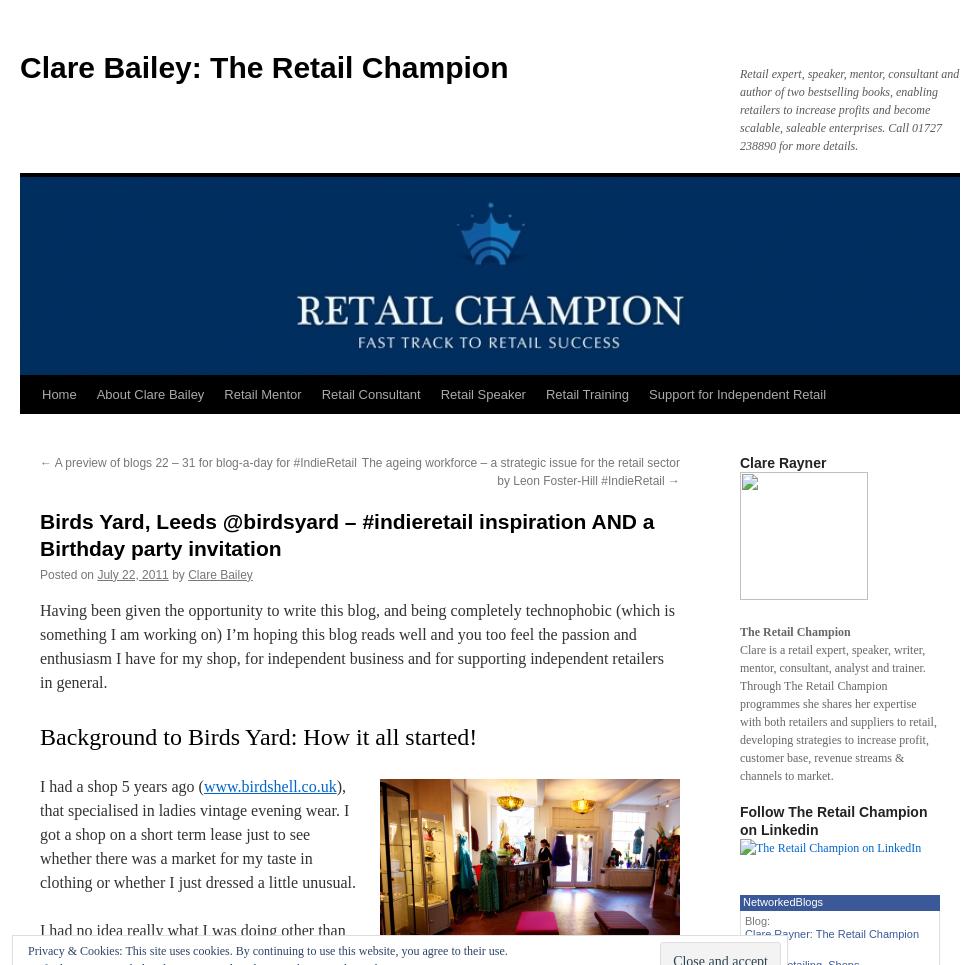  I want to click on 'Having been given the opportunity to write this blog, and being completely technophobic (which is something I am working on) I’m hoping this blog reads well and you too feel the passion and enthusiasm I have for my shop, for independent business and for supporting independent retailers in general.', so click(357, 645).